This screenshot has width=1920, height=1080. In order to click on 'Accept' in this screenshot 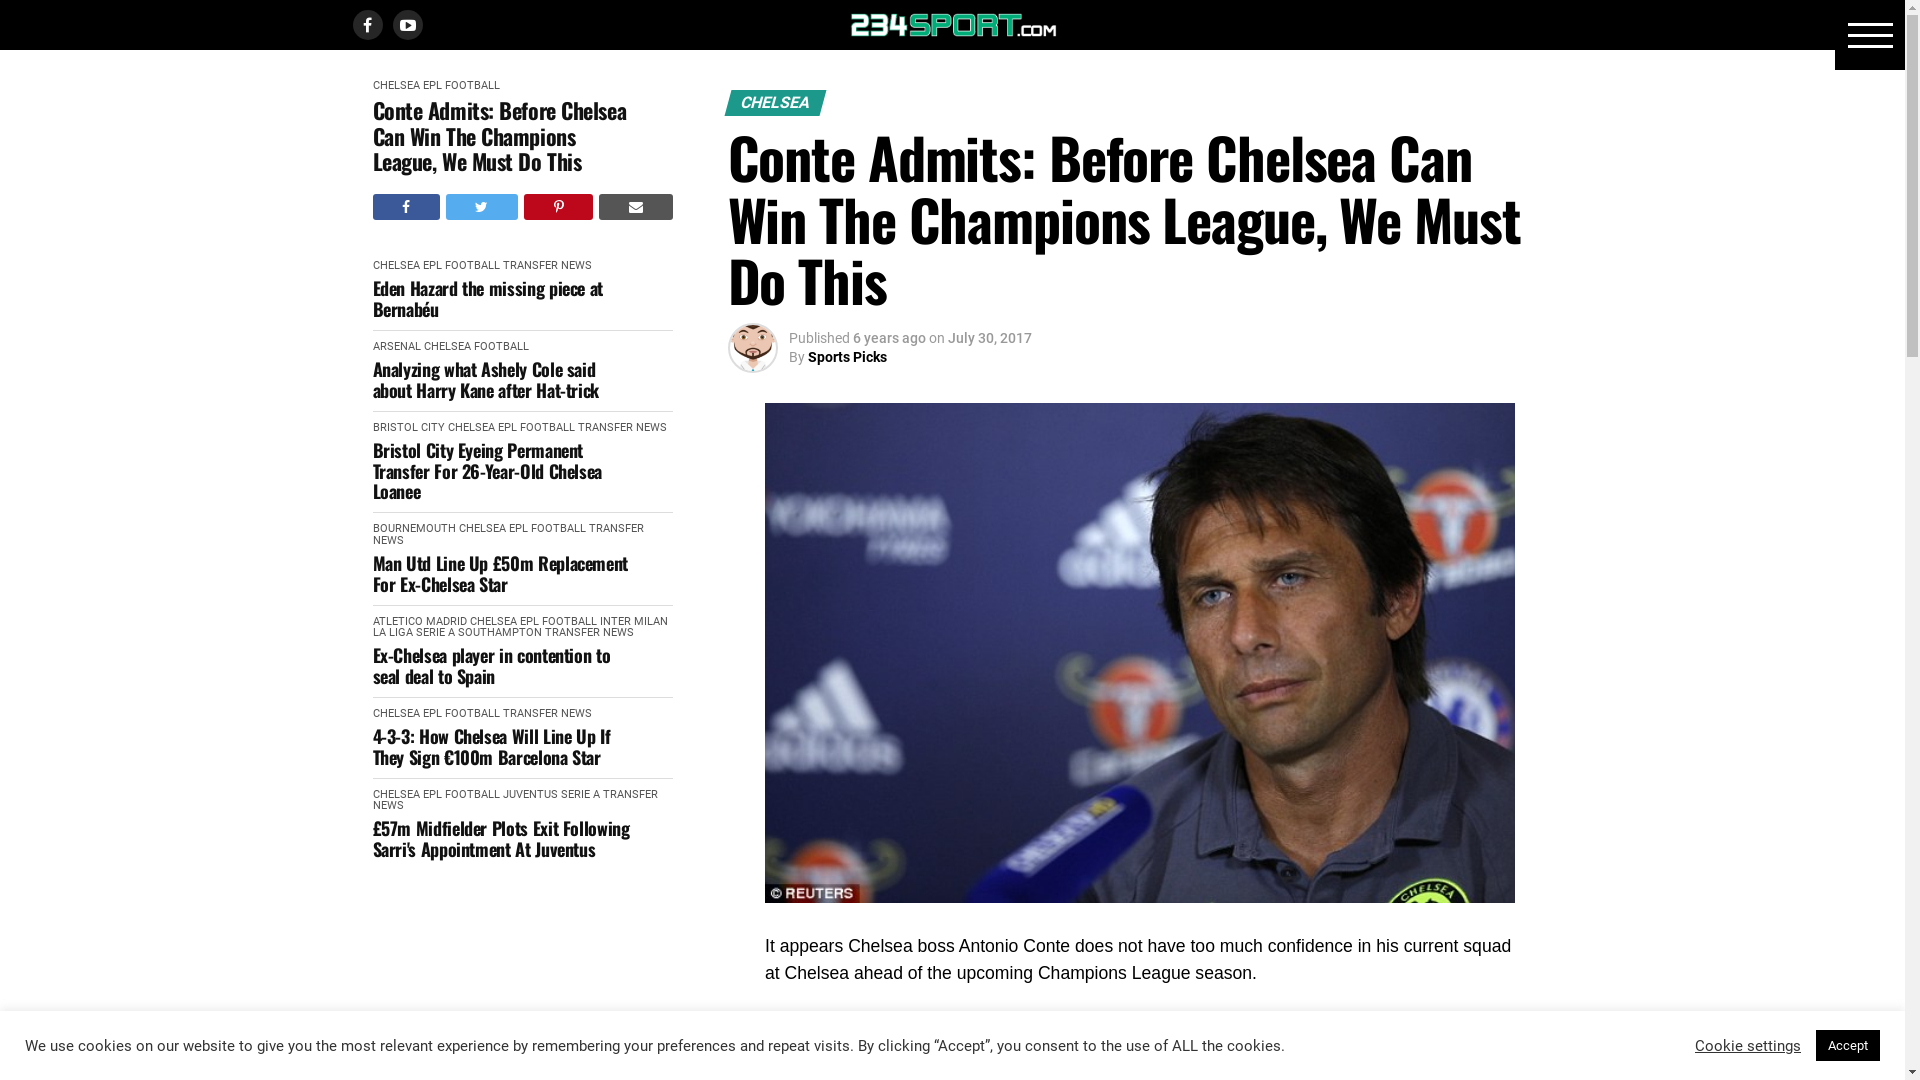, I will do `click(1847, 1044)`.